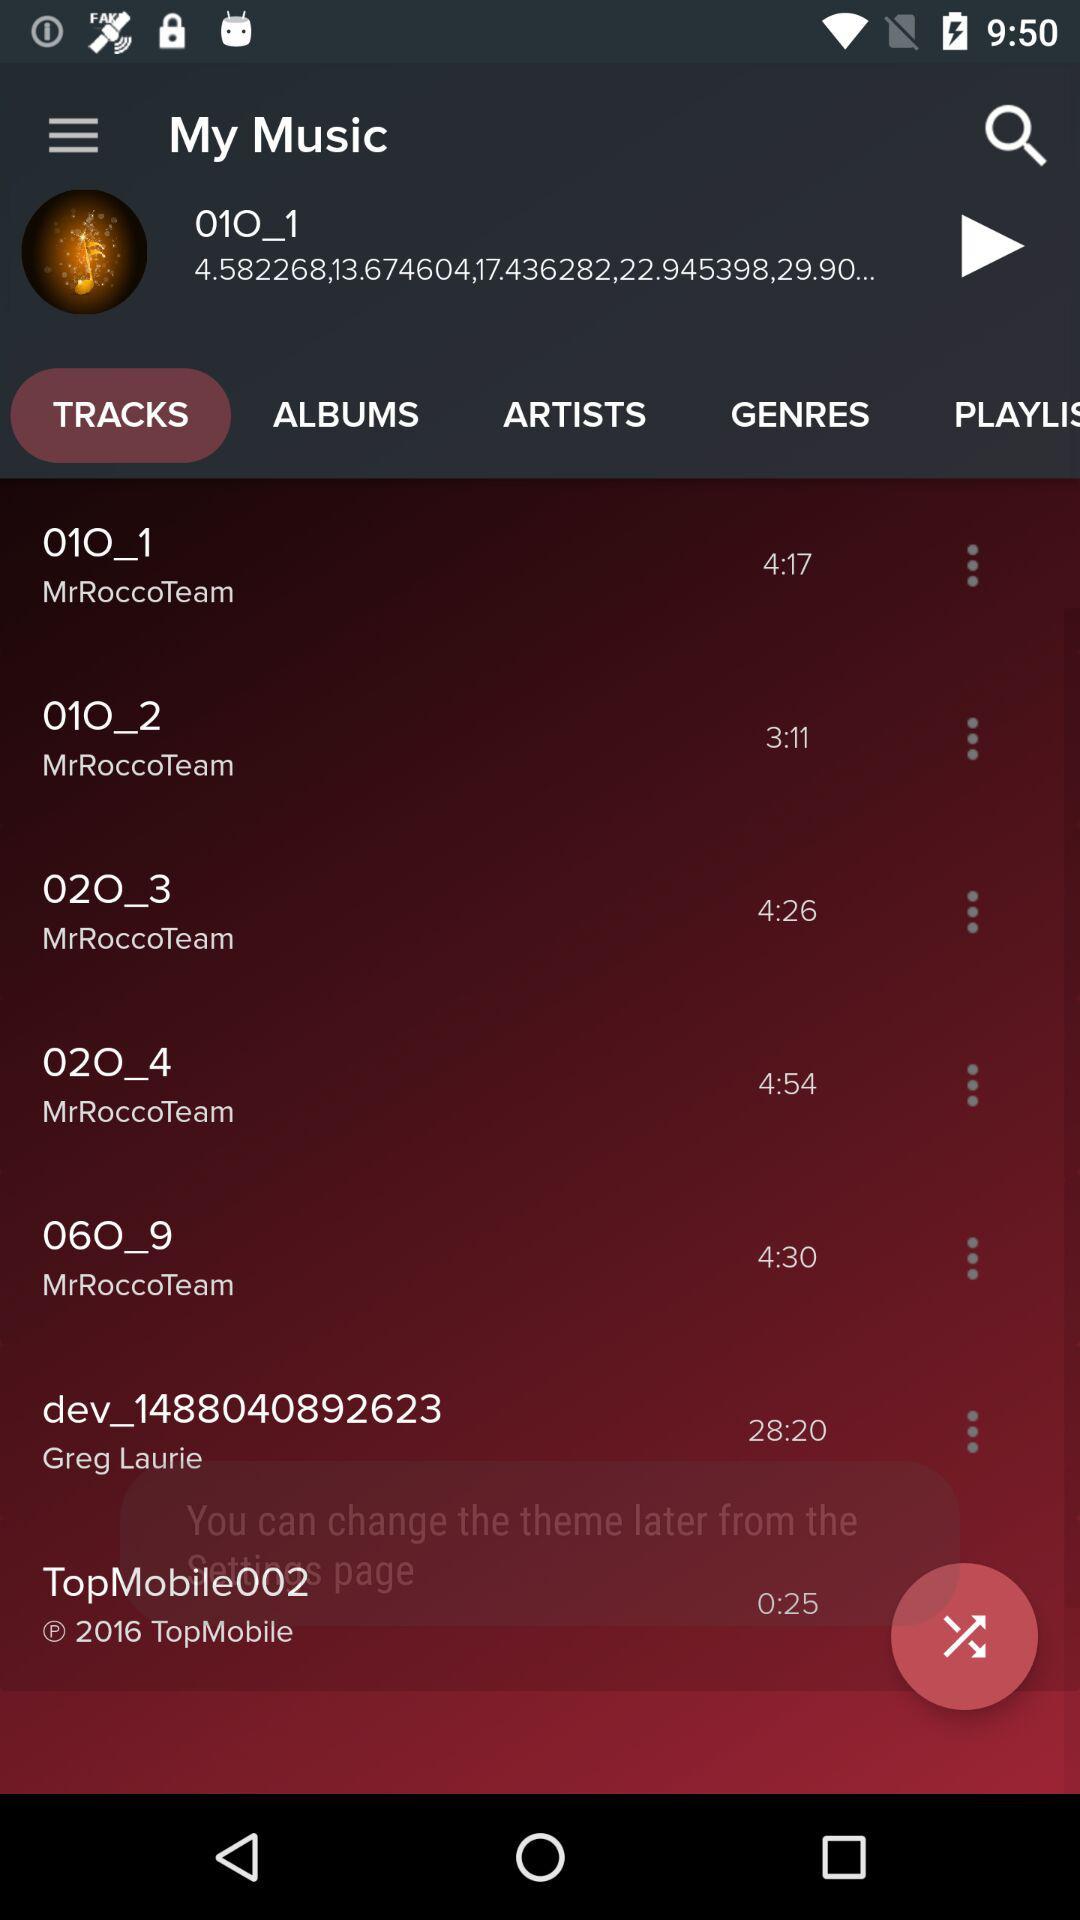 Image resolution: width=1080 pixels, height=1920 pixels. What do you see at coordinates (971, 910) in the screenshot?
I see `share add to favourites add to playlist play as next set as info song delete hide` at bounding box center [971, 910].